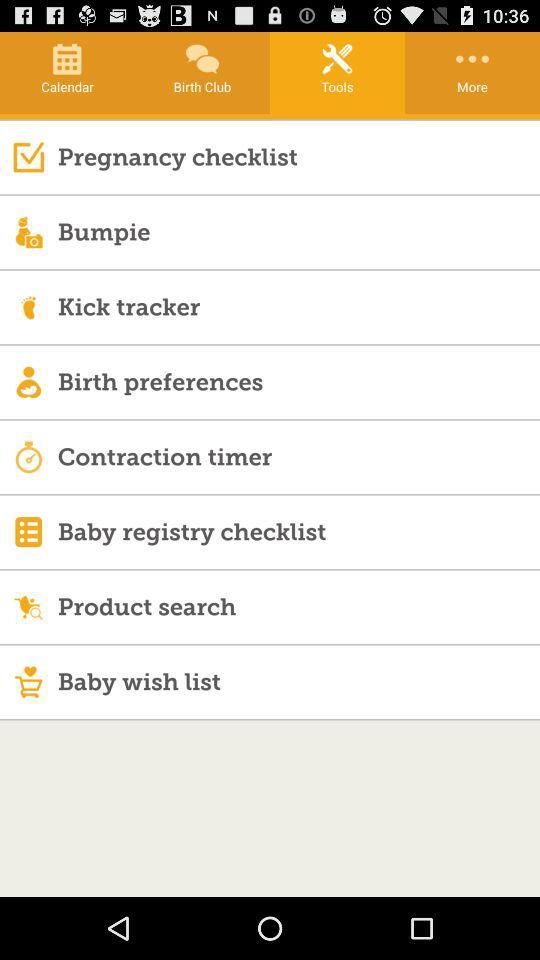 This screenshot has width=540, height=960. What do you see at coordinates (297, 681) in the screenshot?
I see `the baby wish list` at bounding box center [297, 681].